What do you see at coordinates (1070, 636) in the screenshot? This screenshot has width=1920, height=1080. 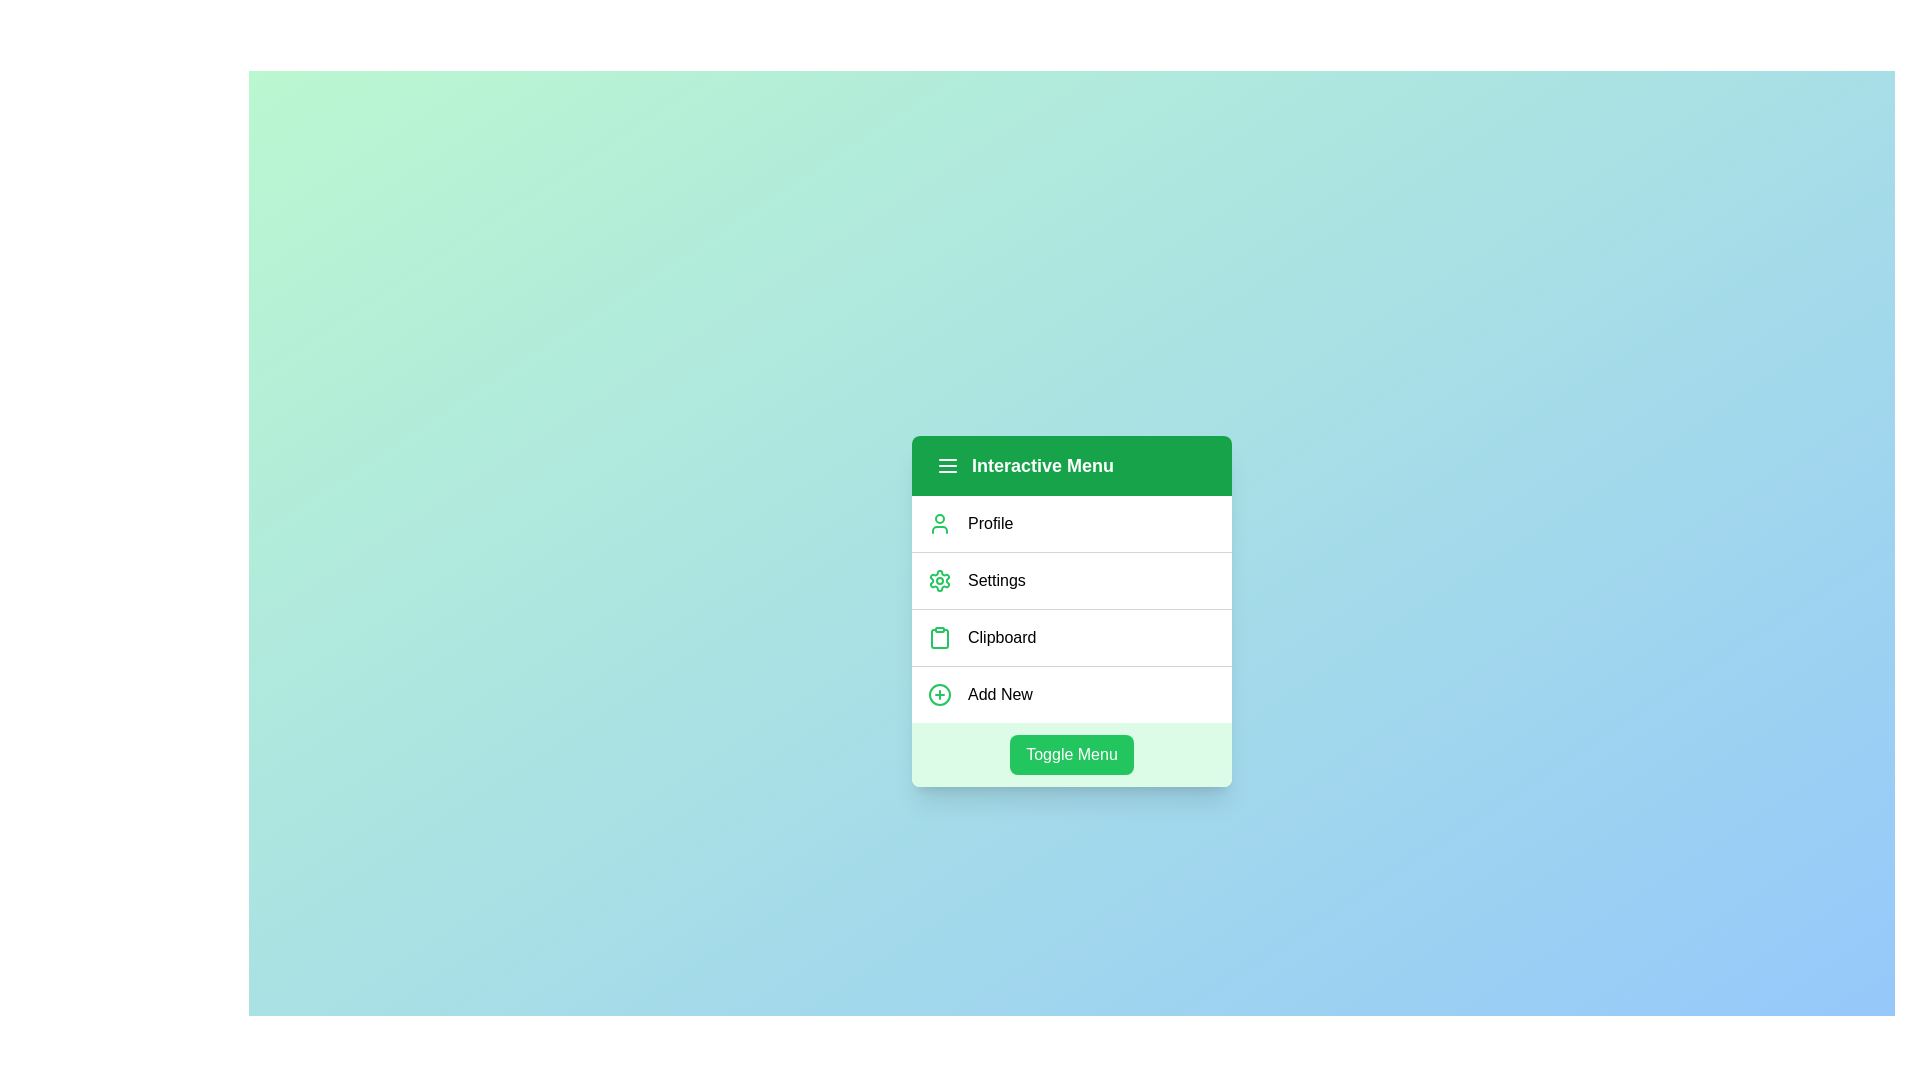 I see `the menu item Clipboard` at bounding box center [1070, 636].